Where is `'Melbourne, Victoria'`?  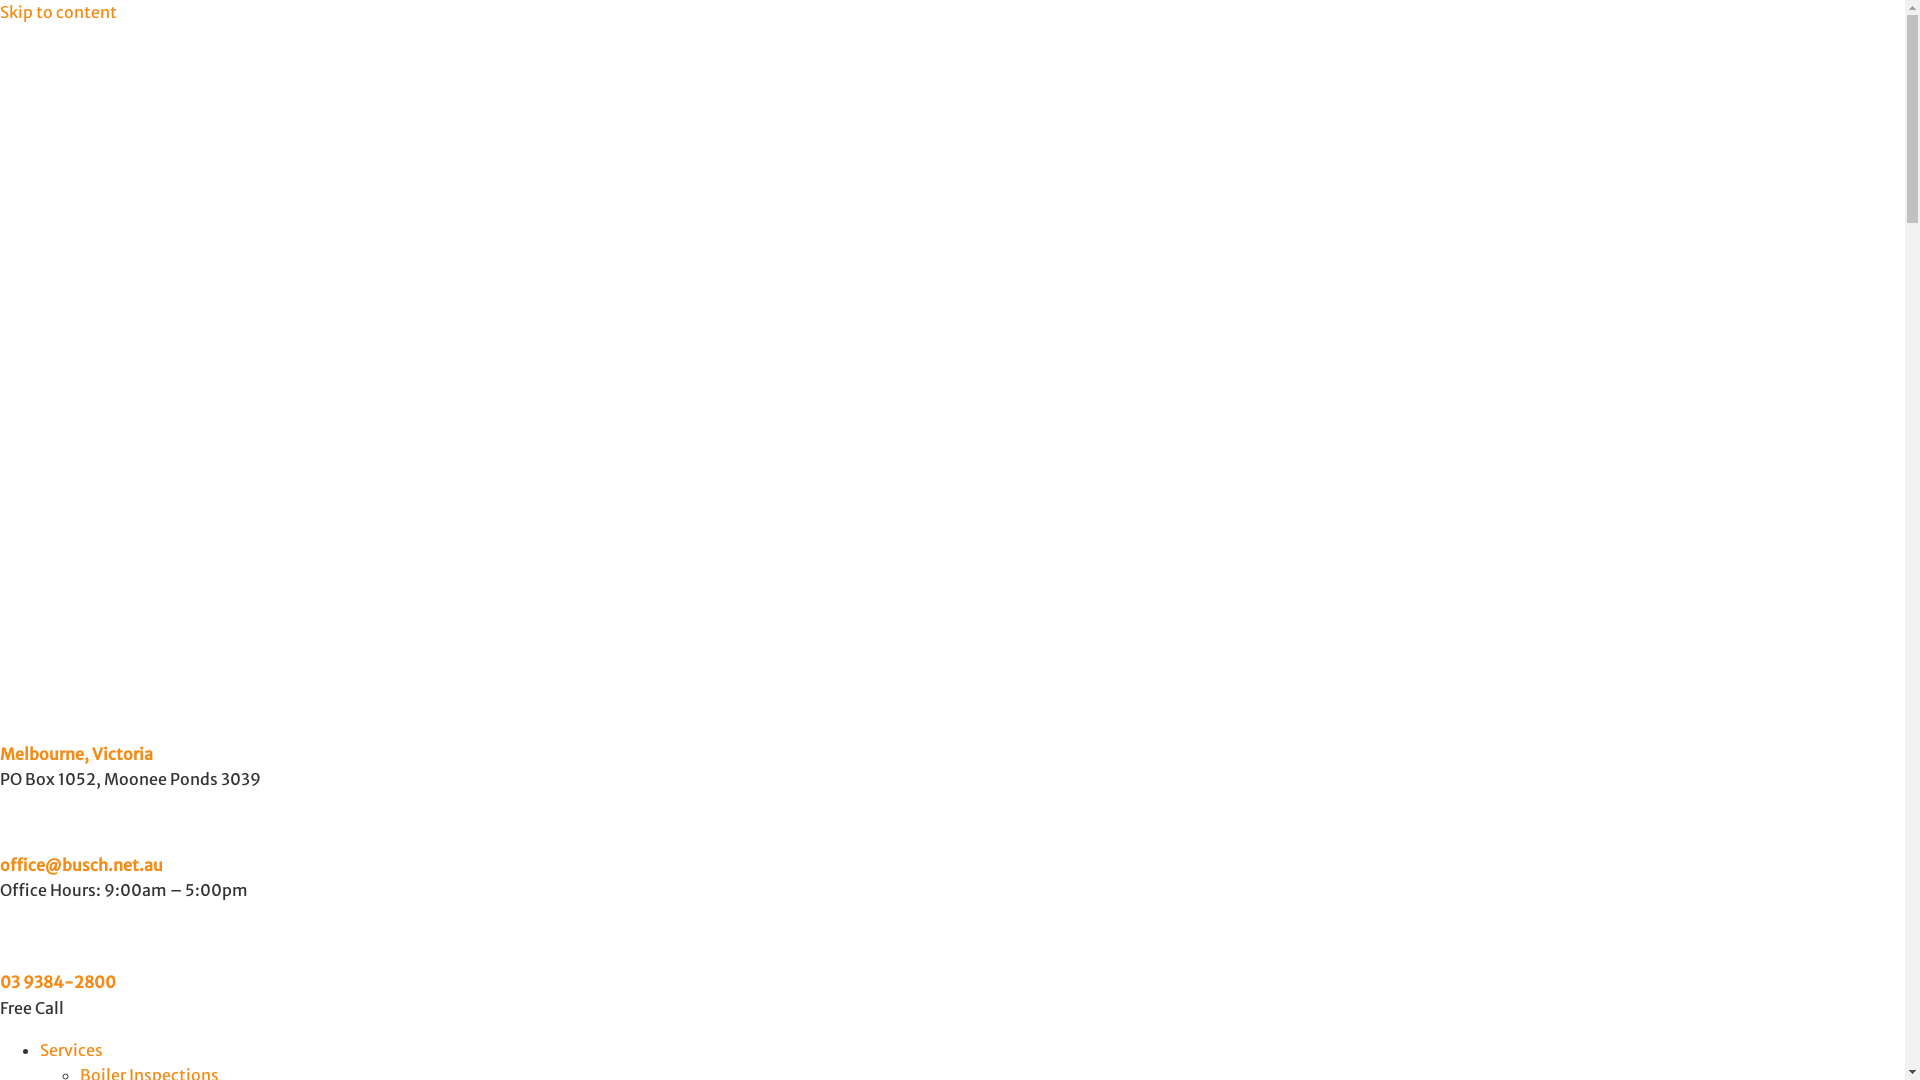 'Melbourne, Victoria' is located at coordinates (0, 753).